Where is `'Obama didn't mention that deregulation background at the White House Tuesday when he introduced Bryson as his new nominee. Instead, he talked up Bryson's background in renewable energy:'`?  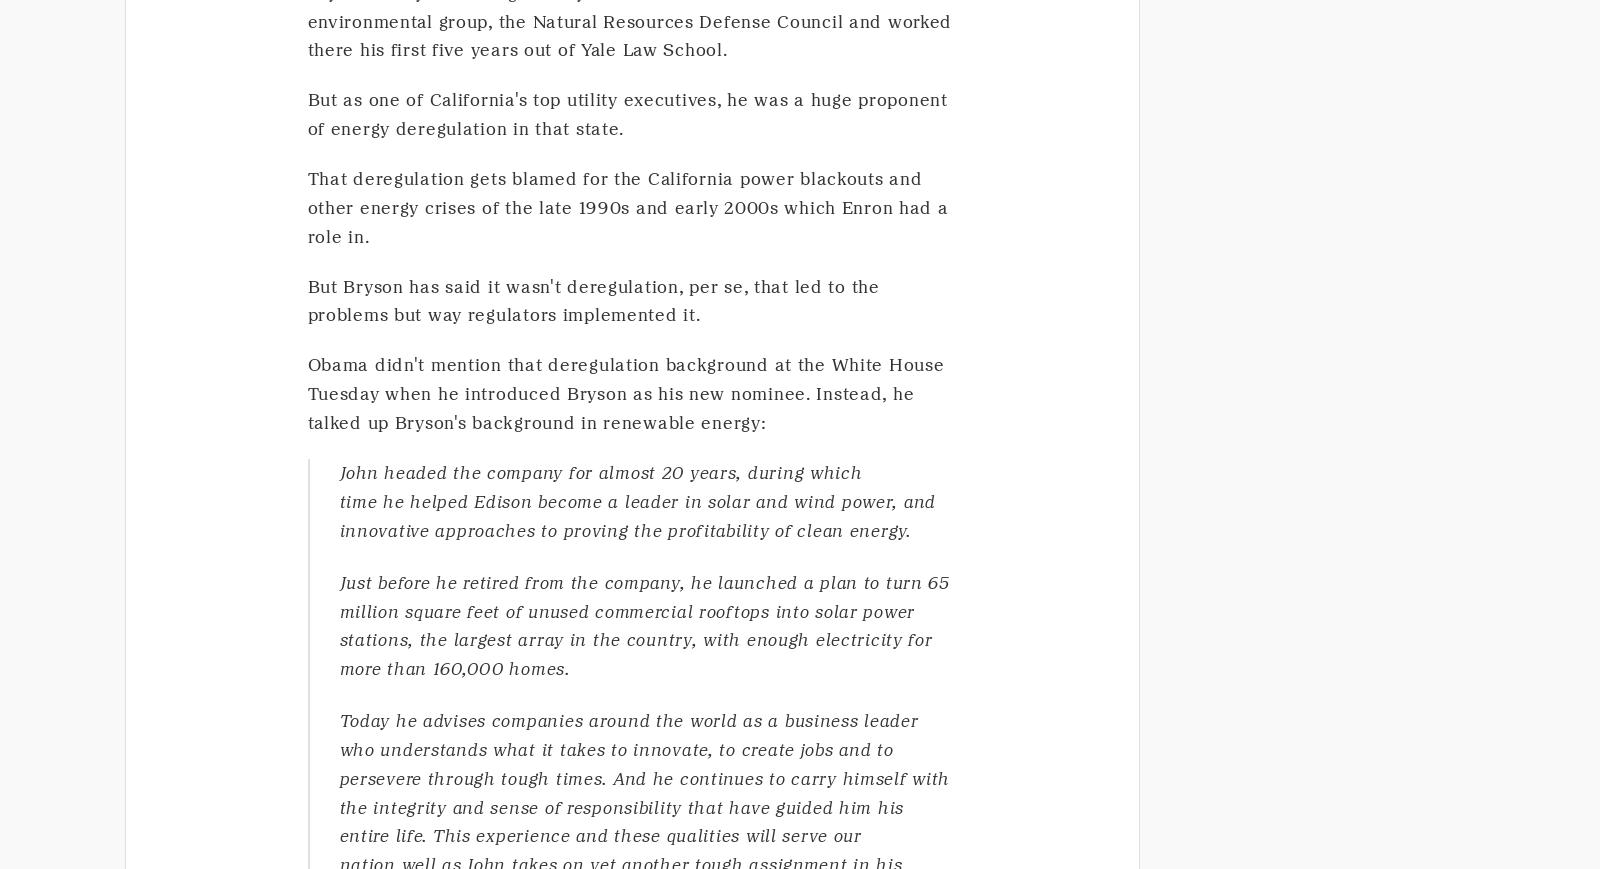 'Obama didn't mention that deregulation background at the White House Tuesday when he introduced Bryson as his new nominee. Instead, he talked up Bryson's background in renewable energy:' is located at coordinates (625, 392).